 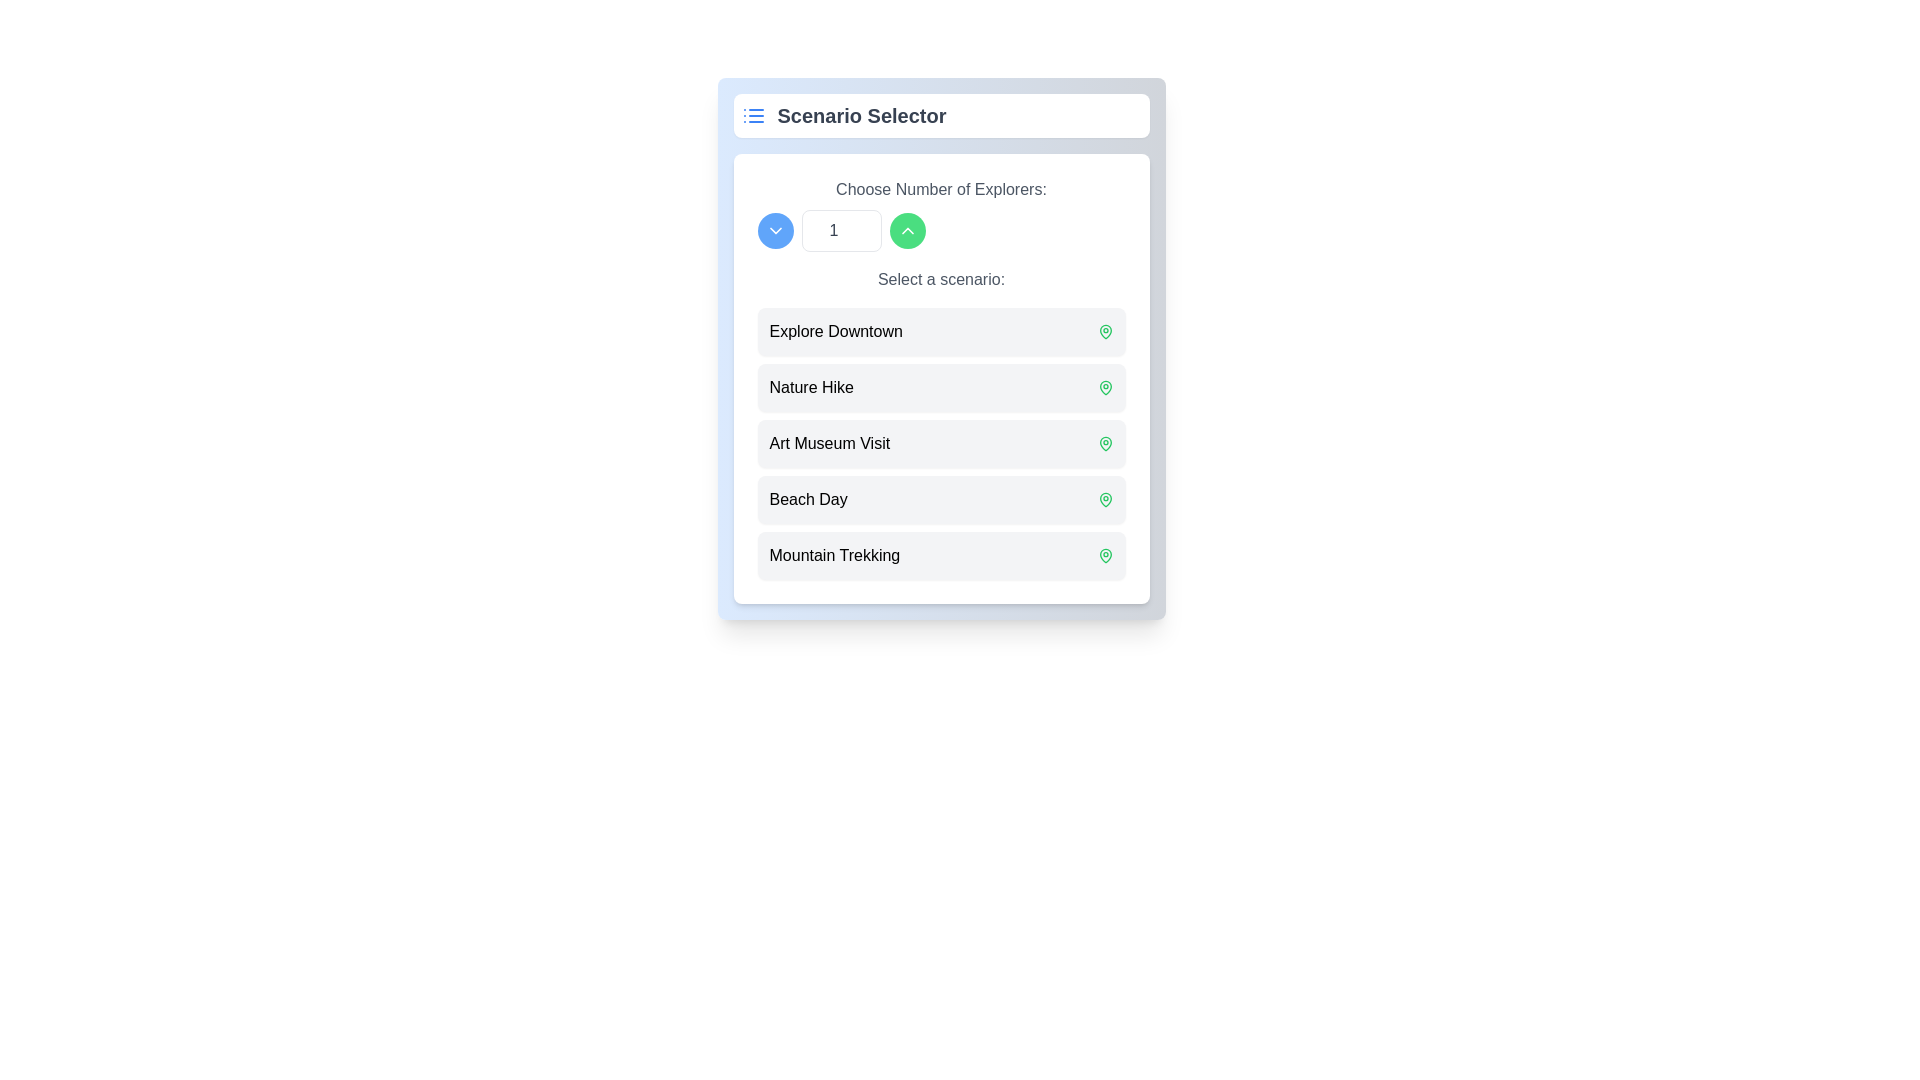 I want to click on the first selectable option in the 'Scenario Selector' list, so click(x=940, y=330).